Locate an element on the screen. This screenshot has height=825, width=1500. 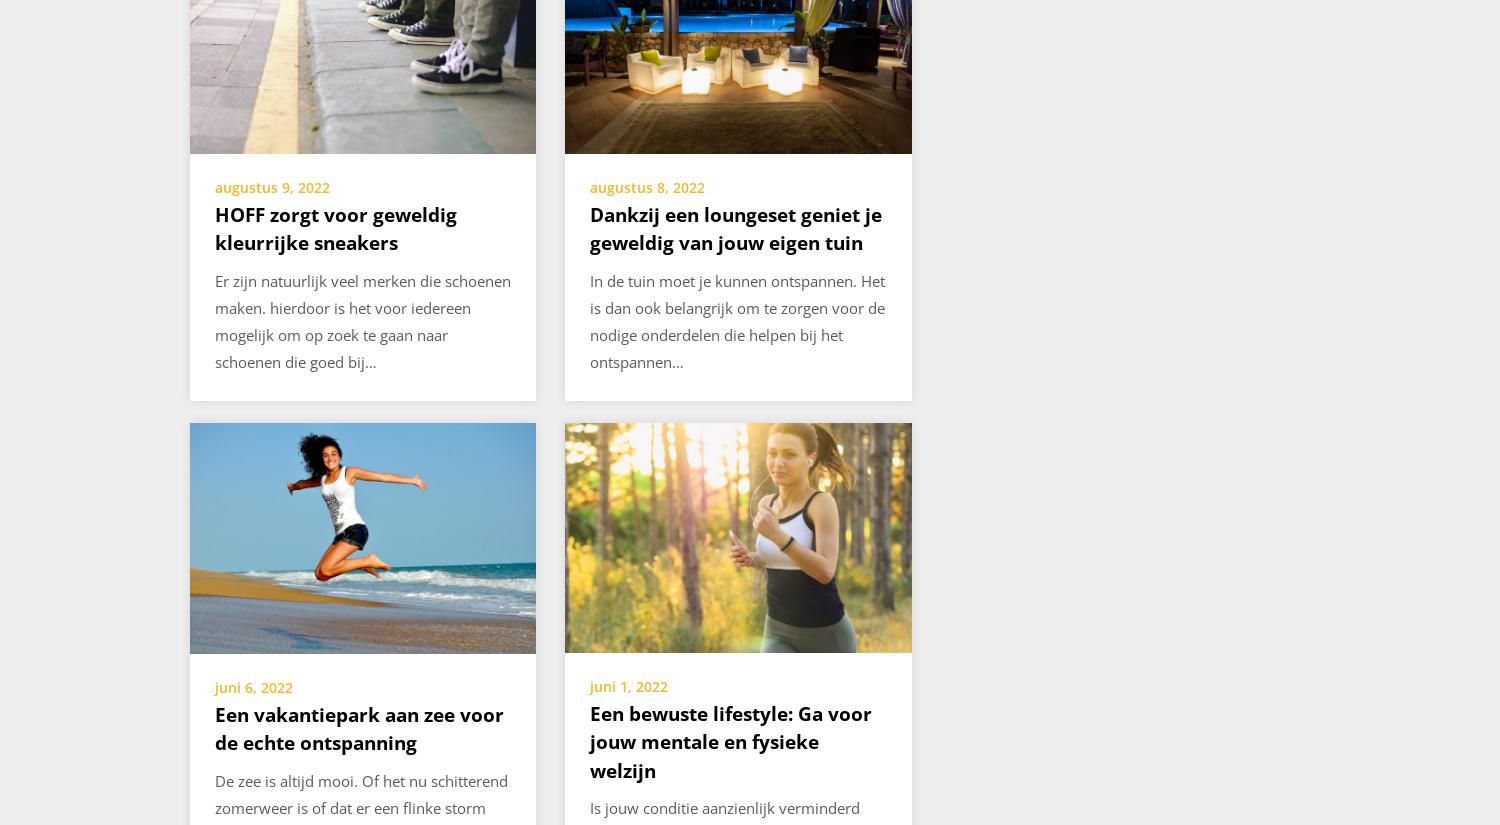
'juni 1, 2022' is located at coordinates (628, 685).